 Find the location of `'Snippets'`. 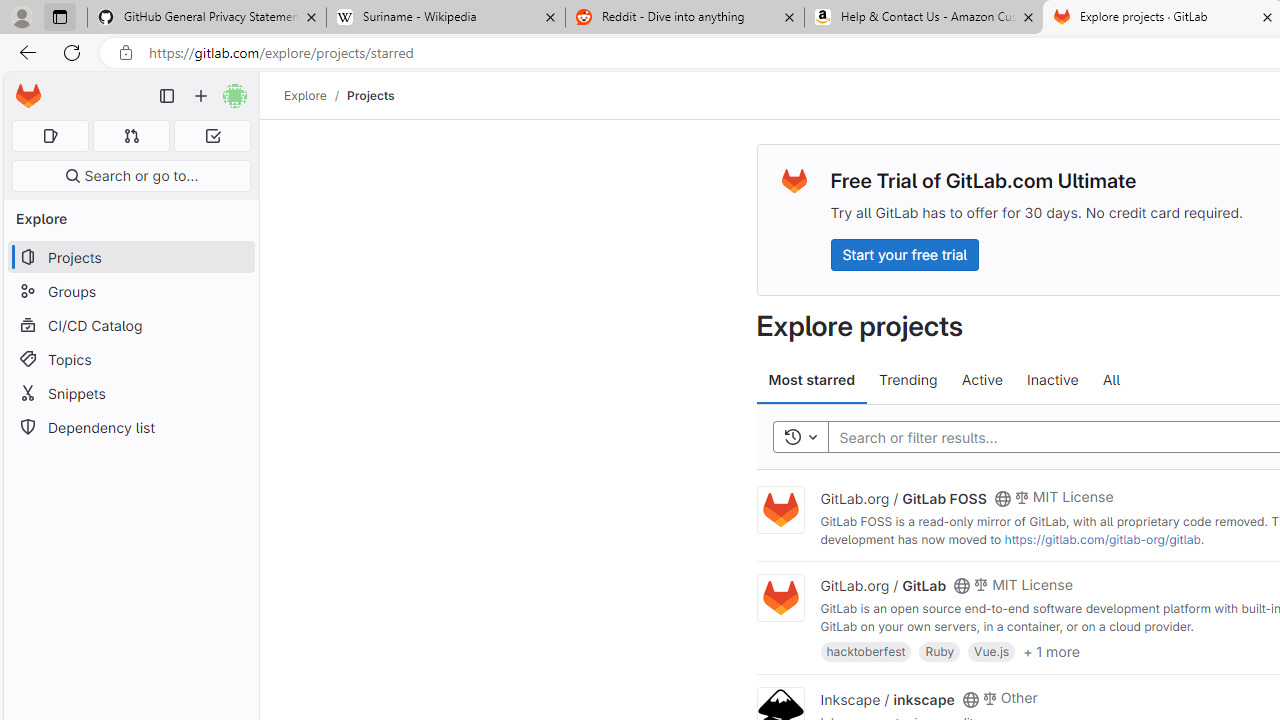

'Snippets' is located at coordinates (130, 393).